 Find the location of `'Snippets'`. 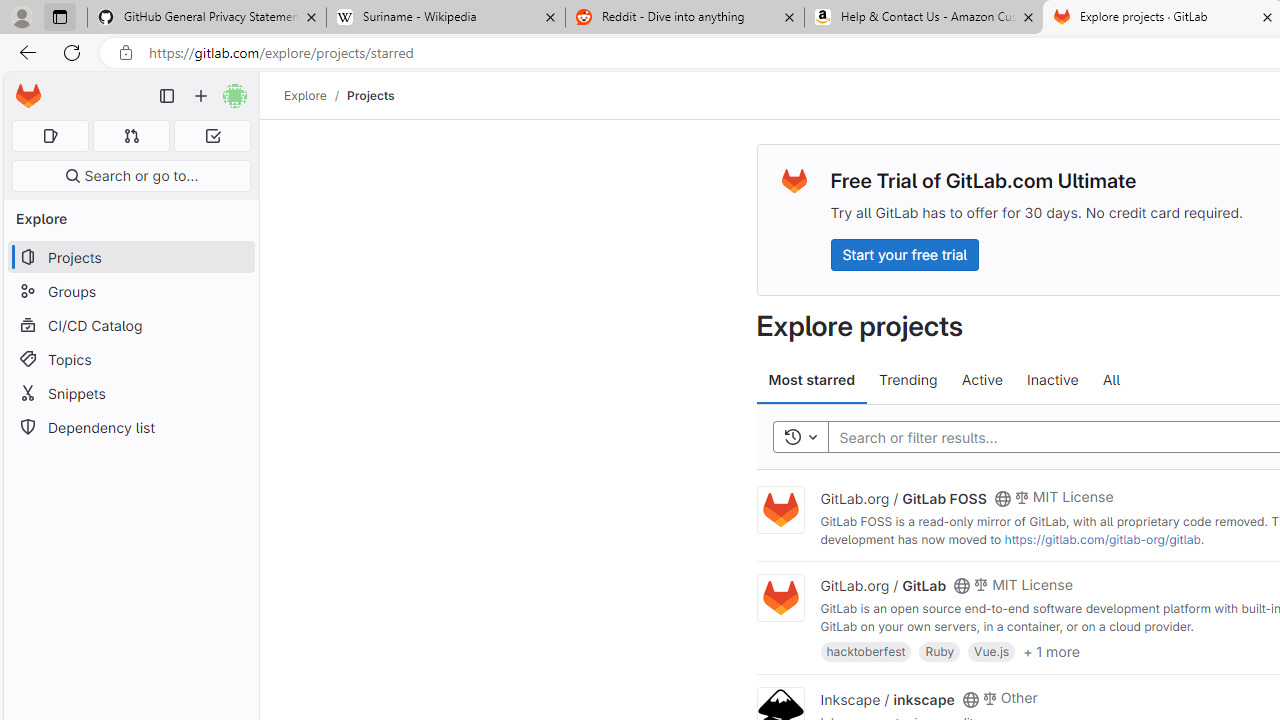

'Snippets' is located at coordinates (130, 393).